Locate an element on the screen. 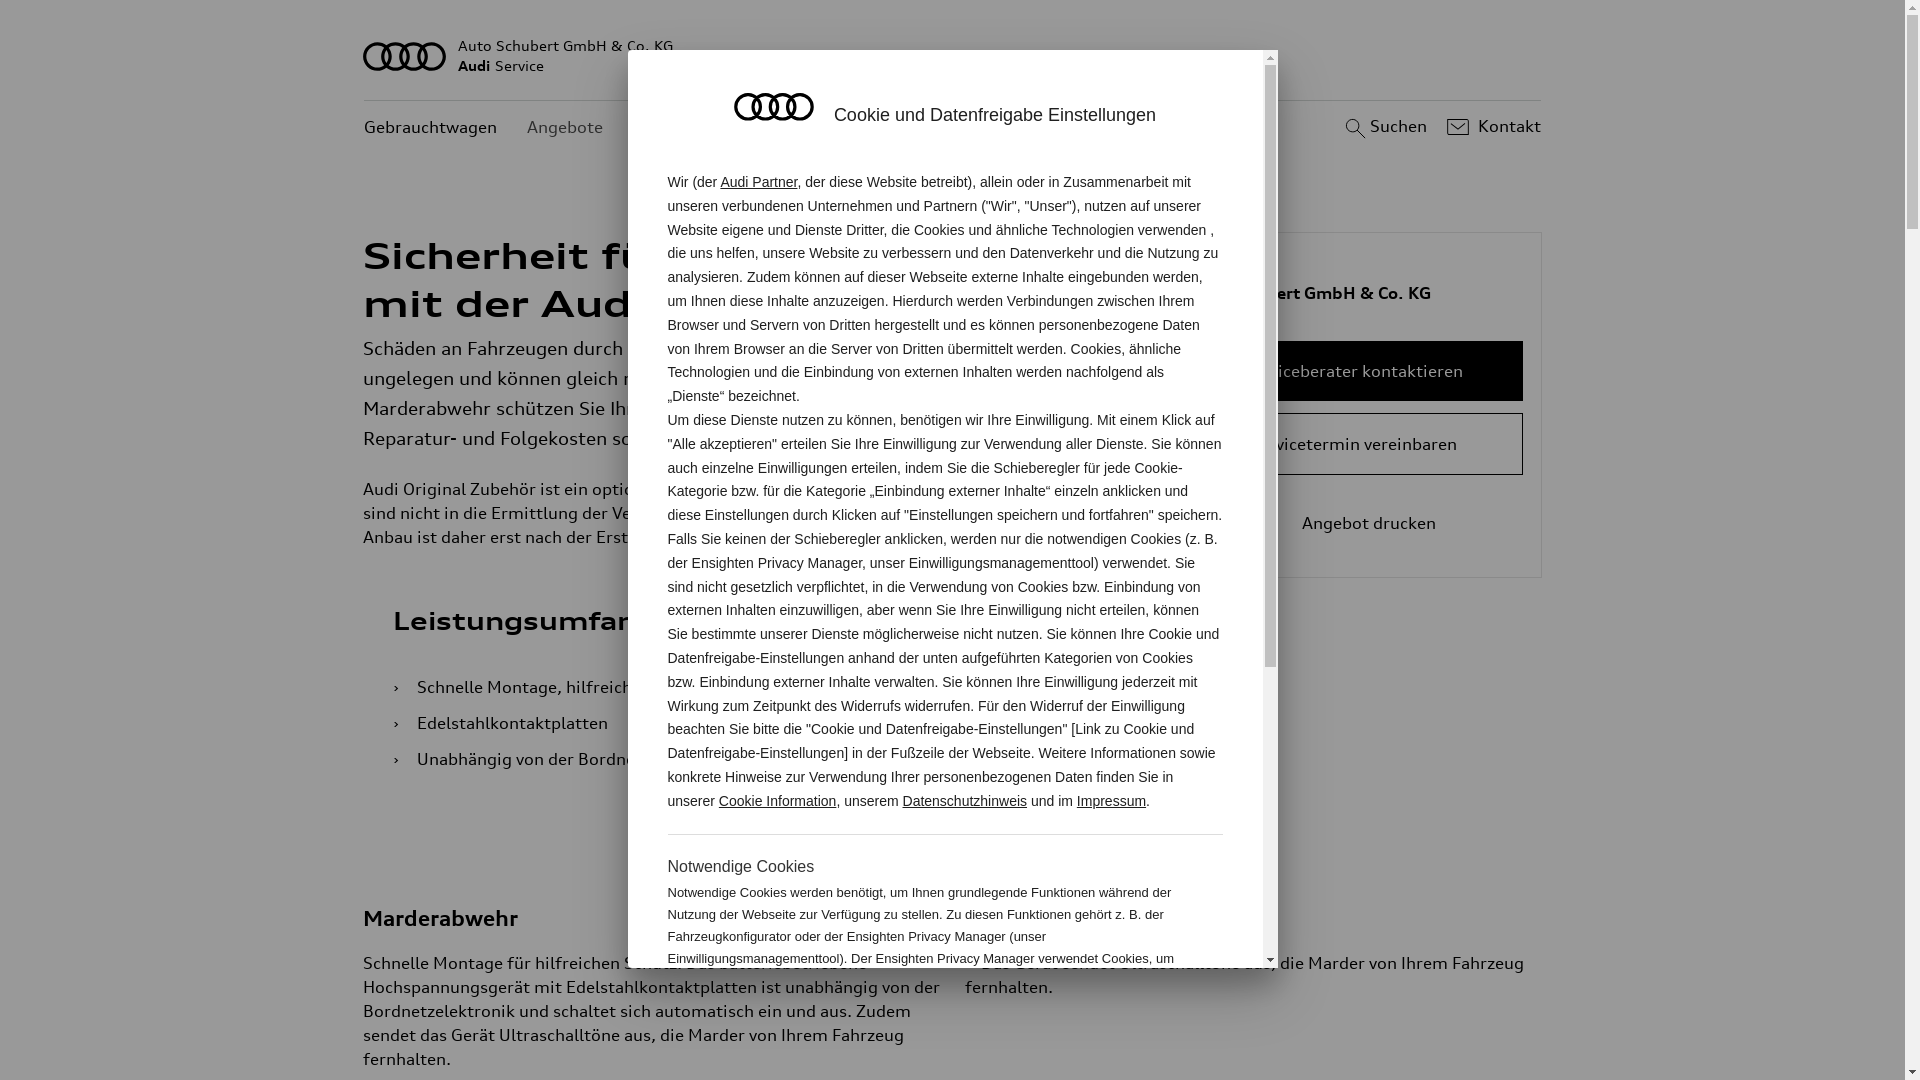 This screenshot has height=1080, width=1920. 'Servicetermin vereinbaren' is located at coordinates (1353, 442).